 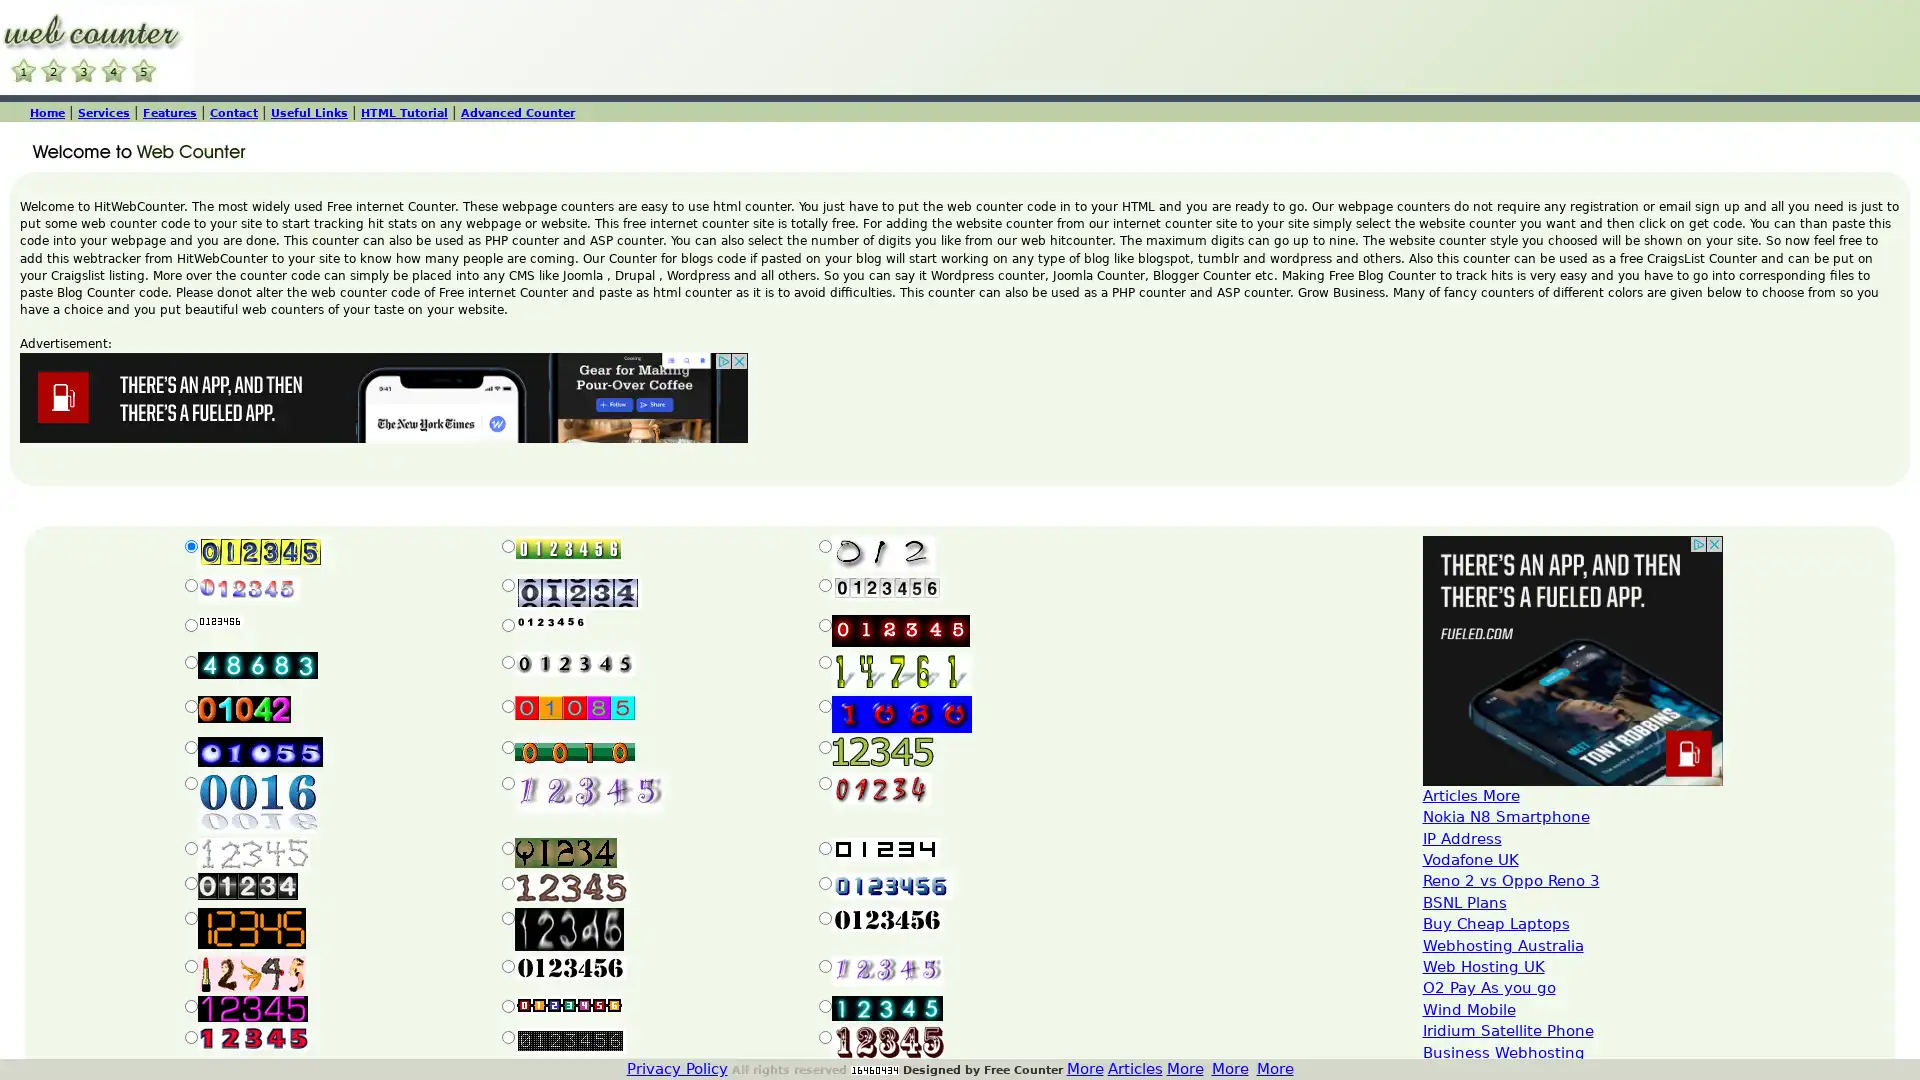 I want to click on Submit, so click(x=250, y=971).